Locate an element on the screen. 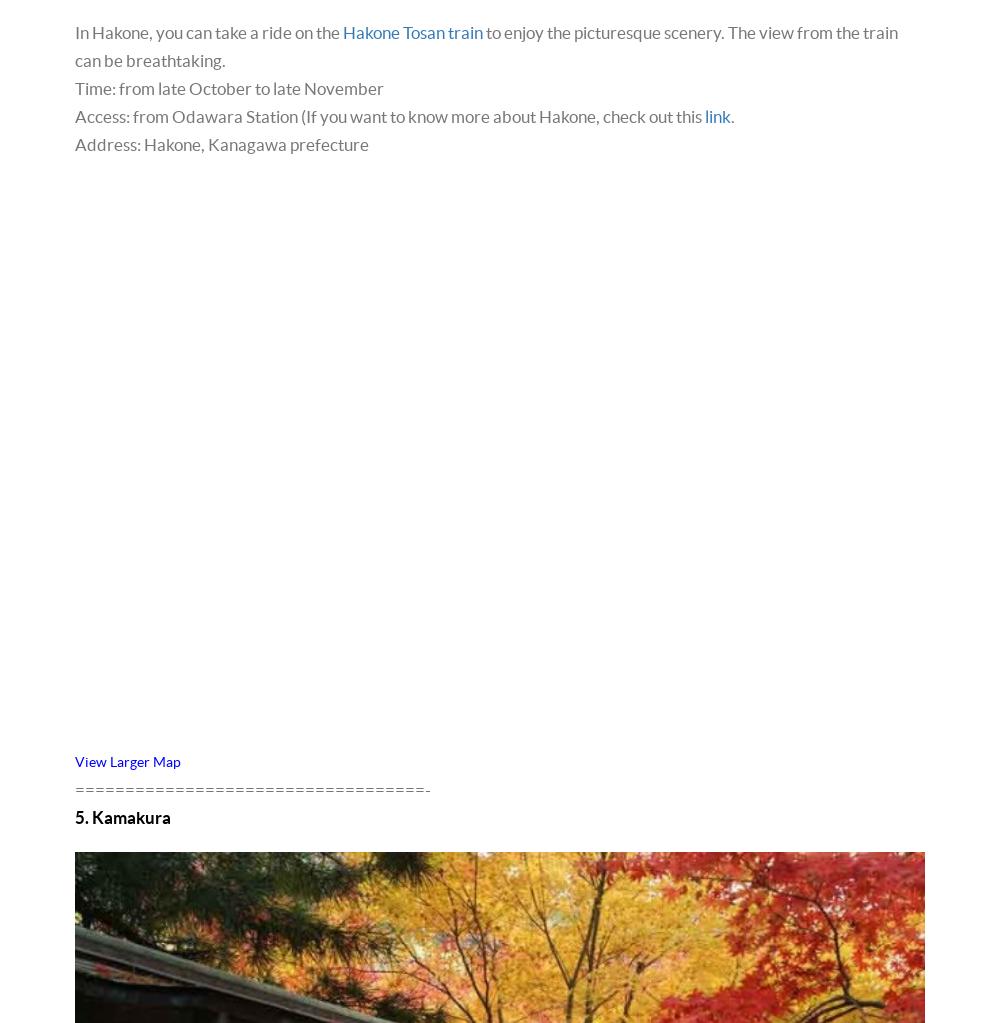  'View Larger Map' is located at coordinates (128, 760).